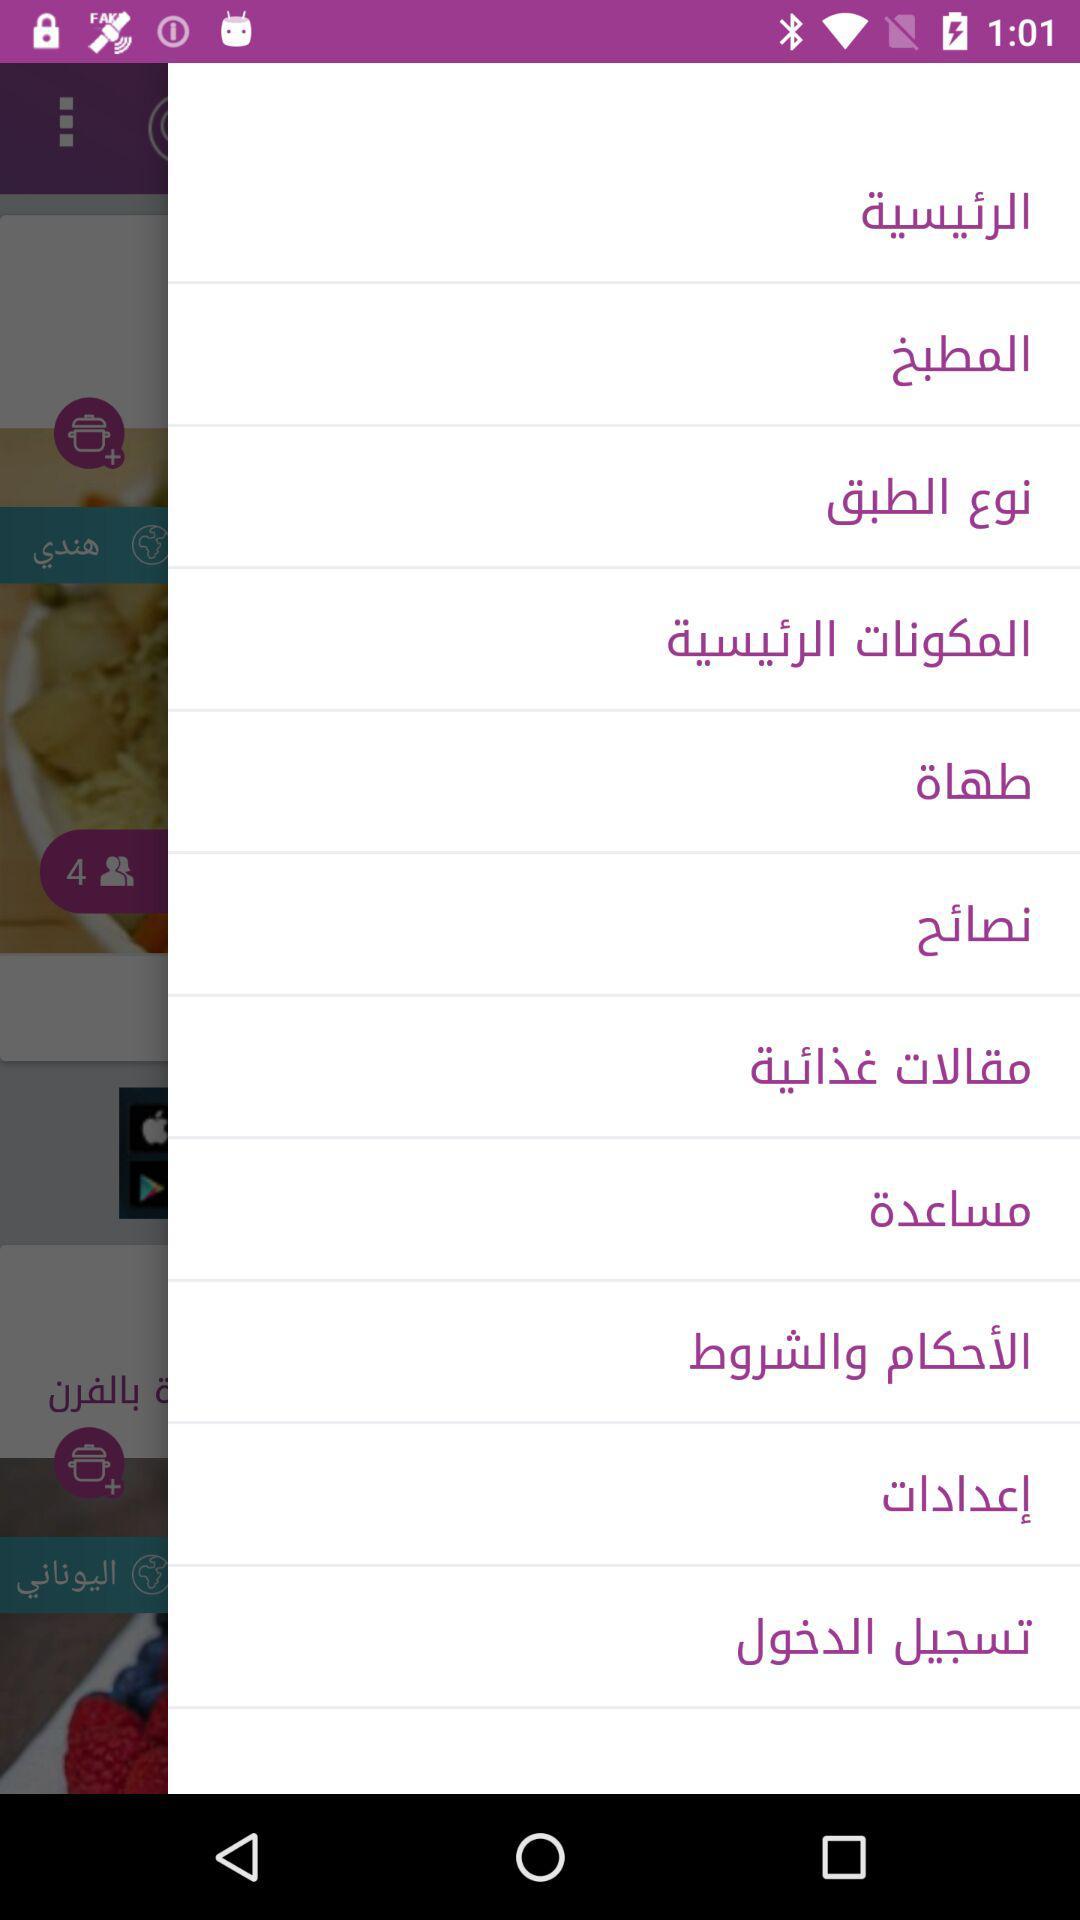  I want to click on the more icon, so click(65, 127).